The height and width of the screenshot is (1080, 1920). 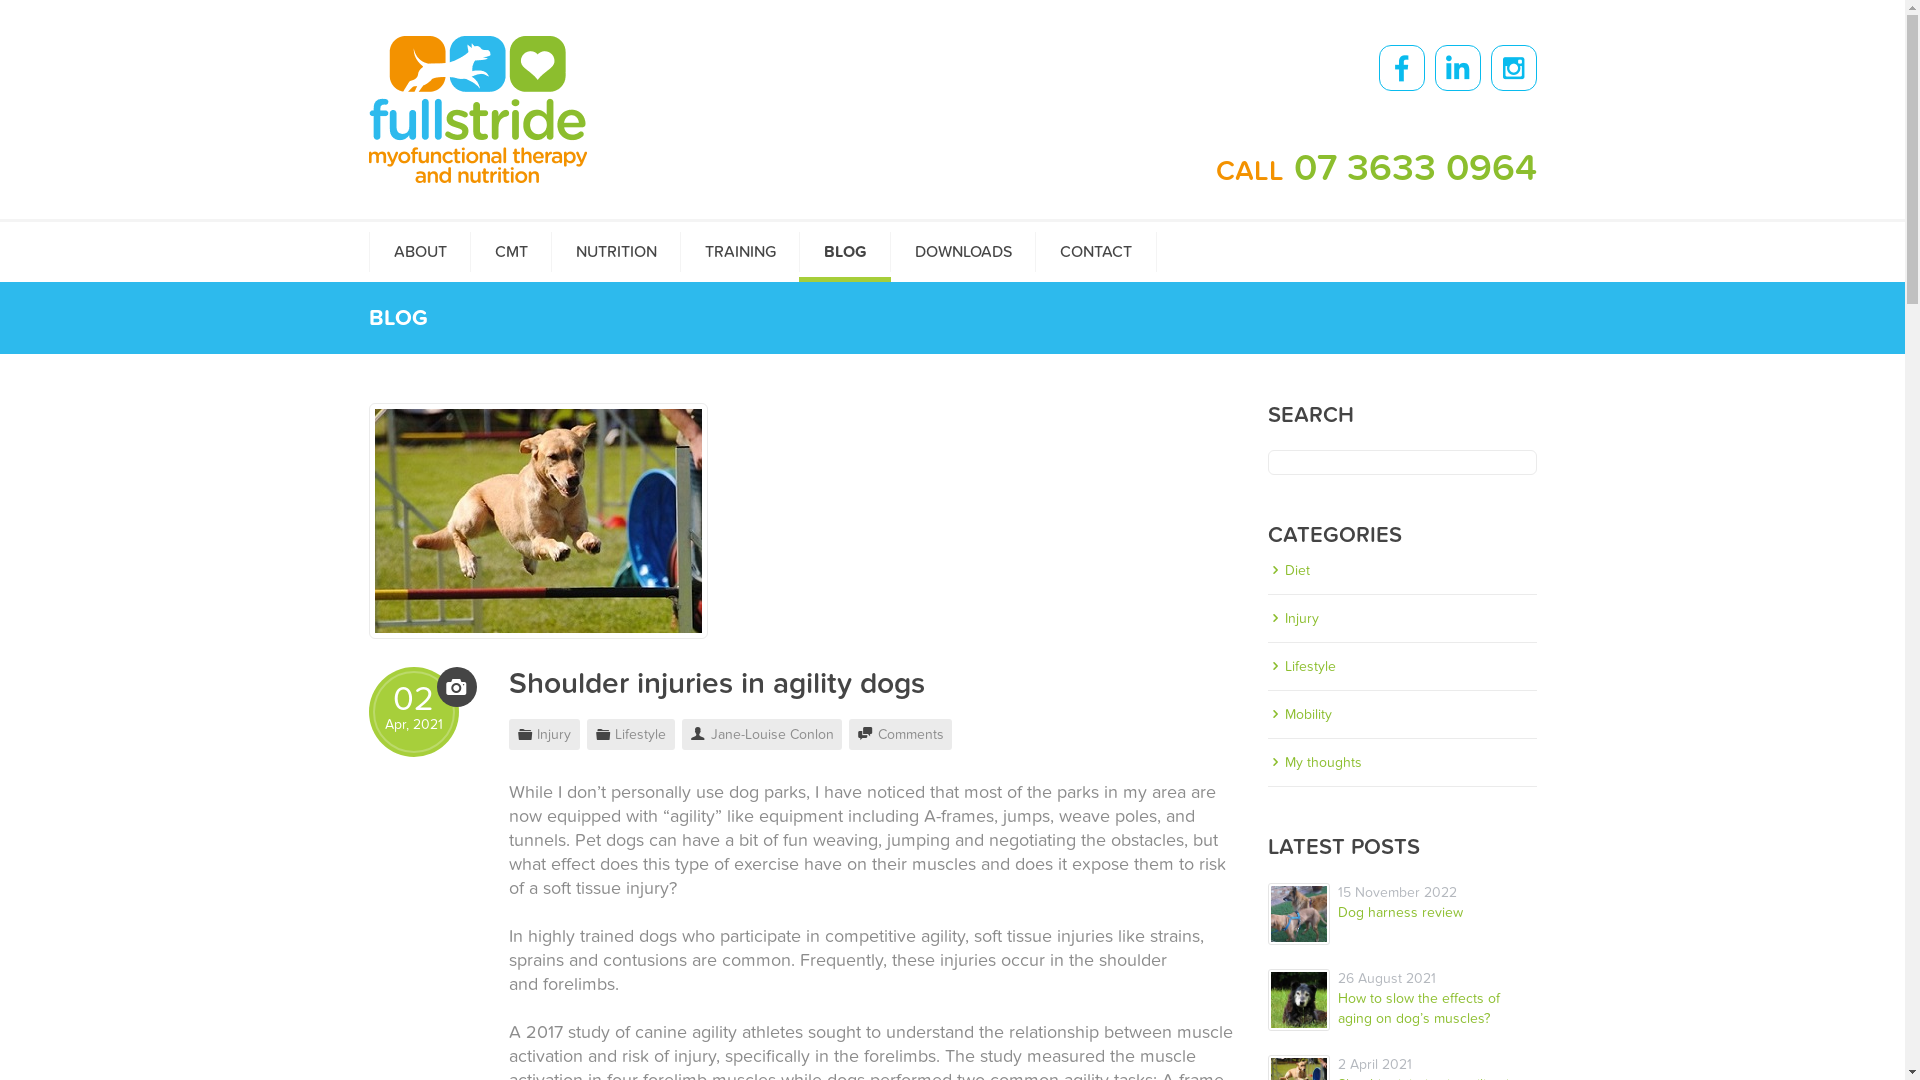 I want to click on 'CONTACT', so click(x=1093, y=250).